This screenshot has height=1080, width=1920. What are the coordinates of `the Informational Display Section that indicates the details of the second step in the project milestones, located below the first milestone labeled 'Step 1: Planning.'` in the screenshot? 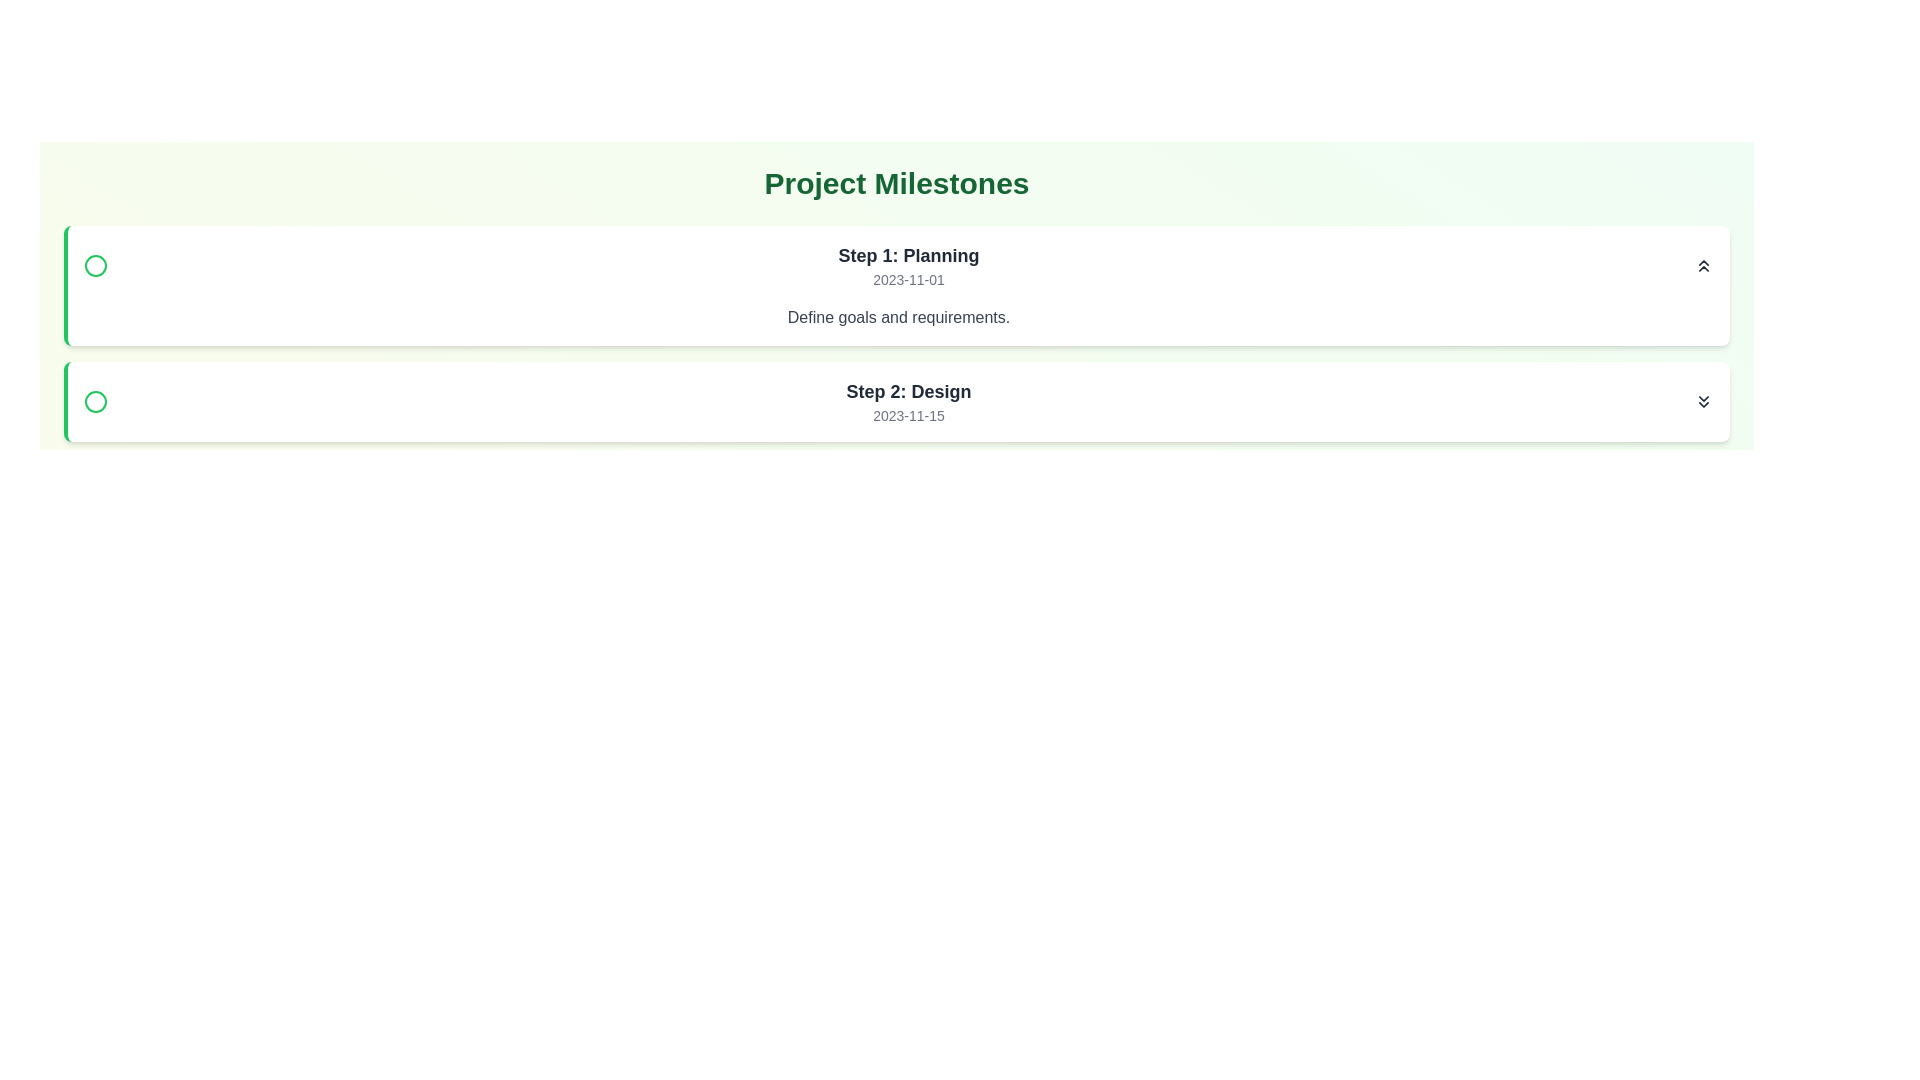 It's located at (897, 401).